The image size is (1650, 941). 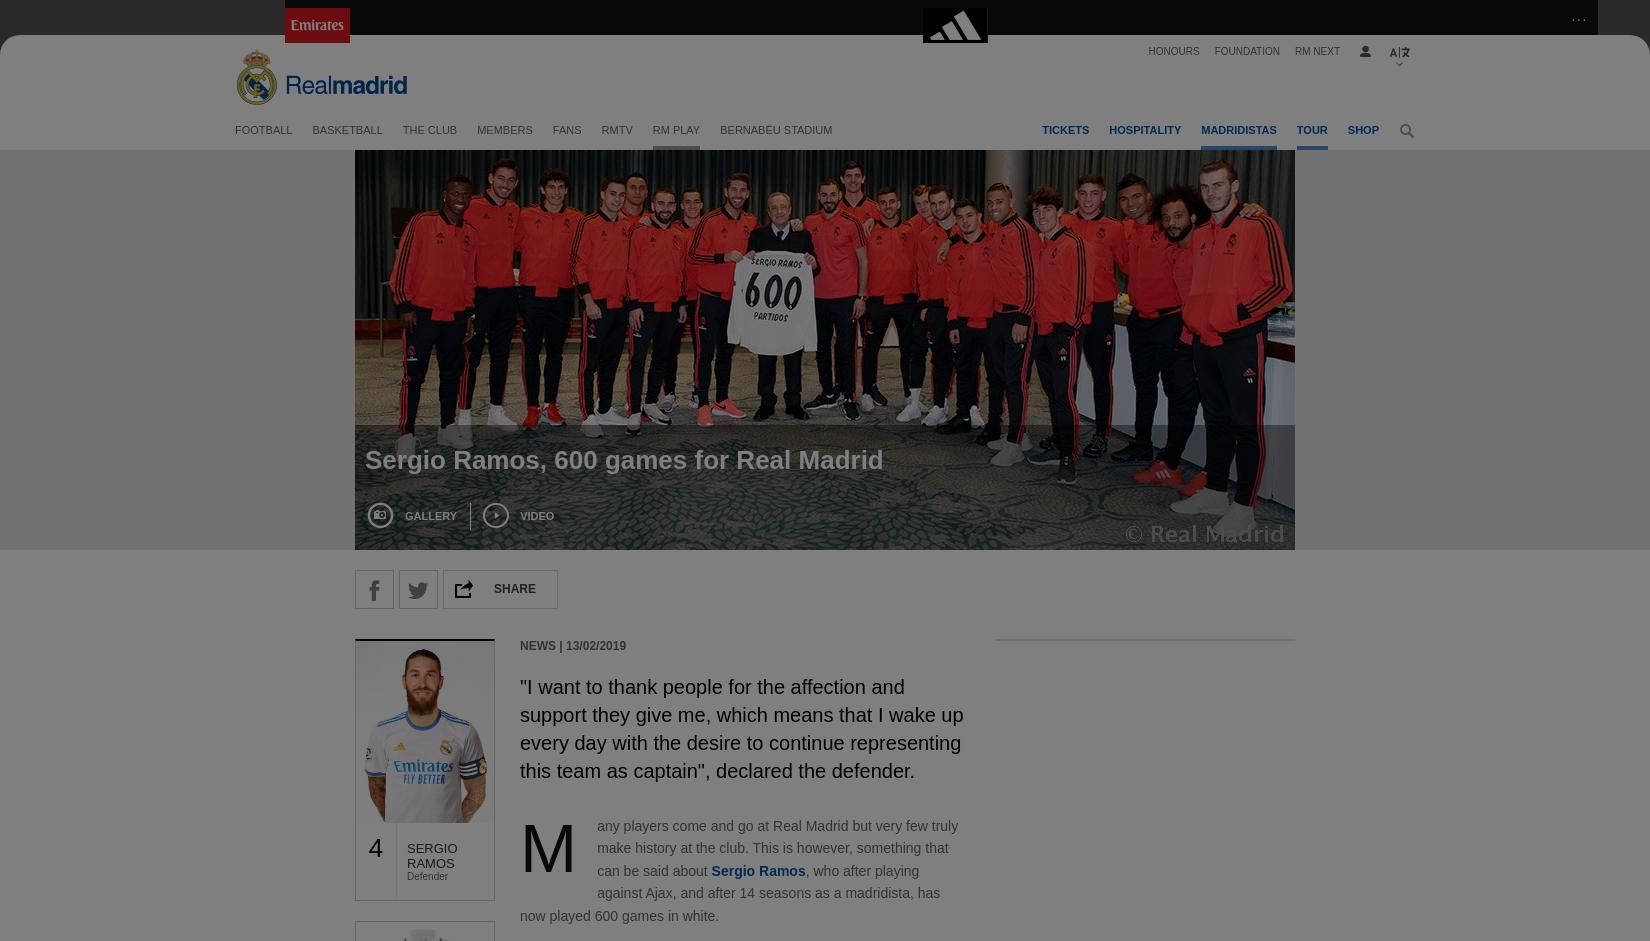 What do you see at coordinates (709, 869) in the screenshot?
I see `'Sergio Ramos'` at bounding box center [709, 869].